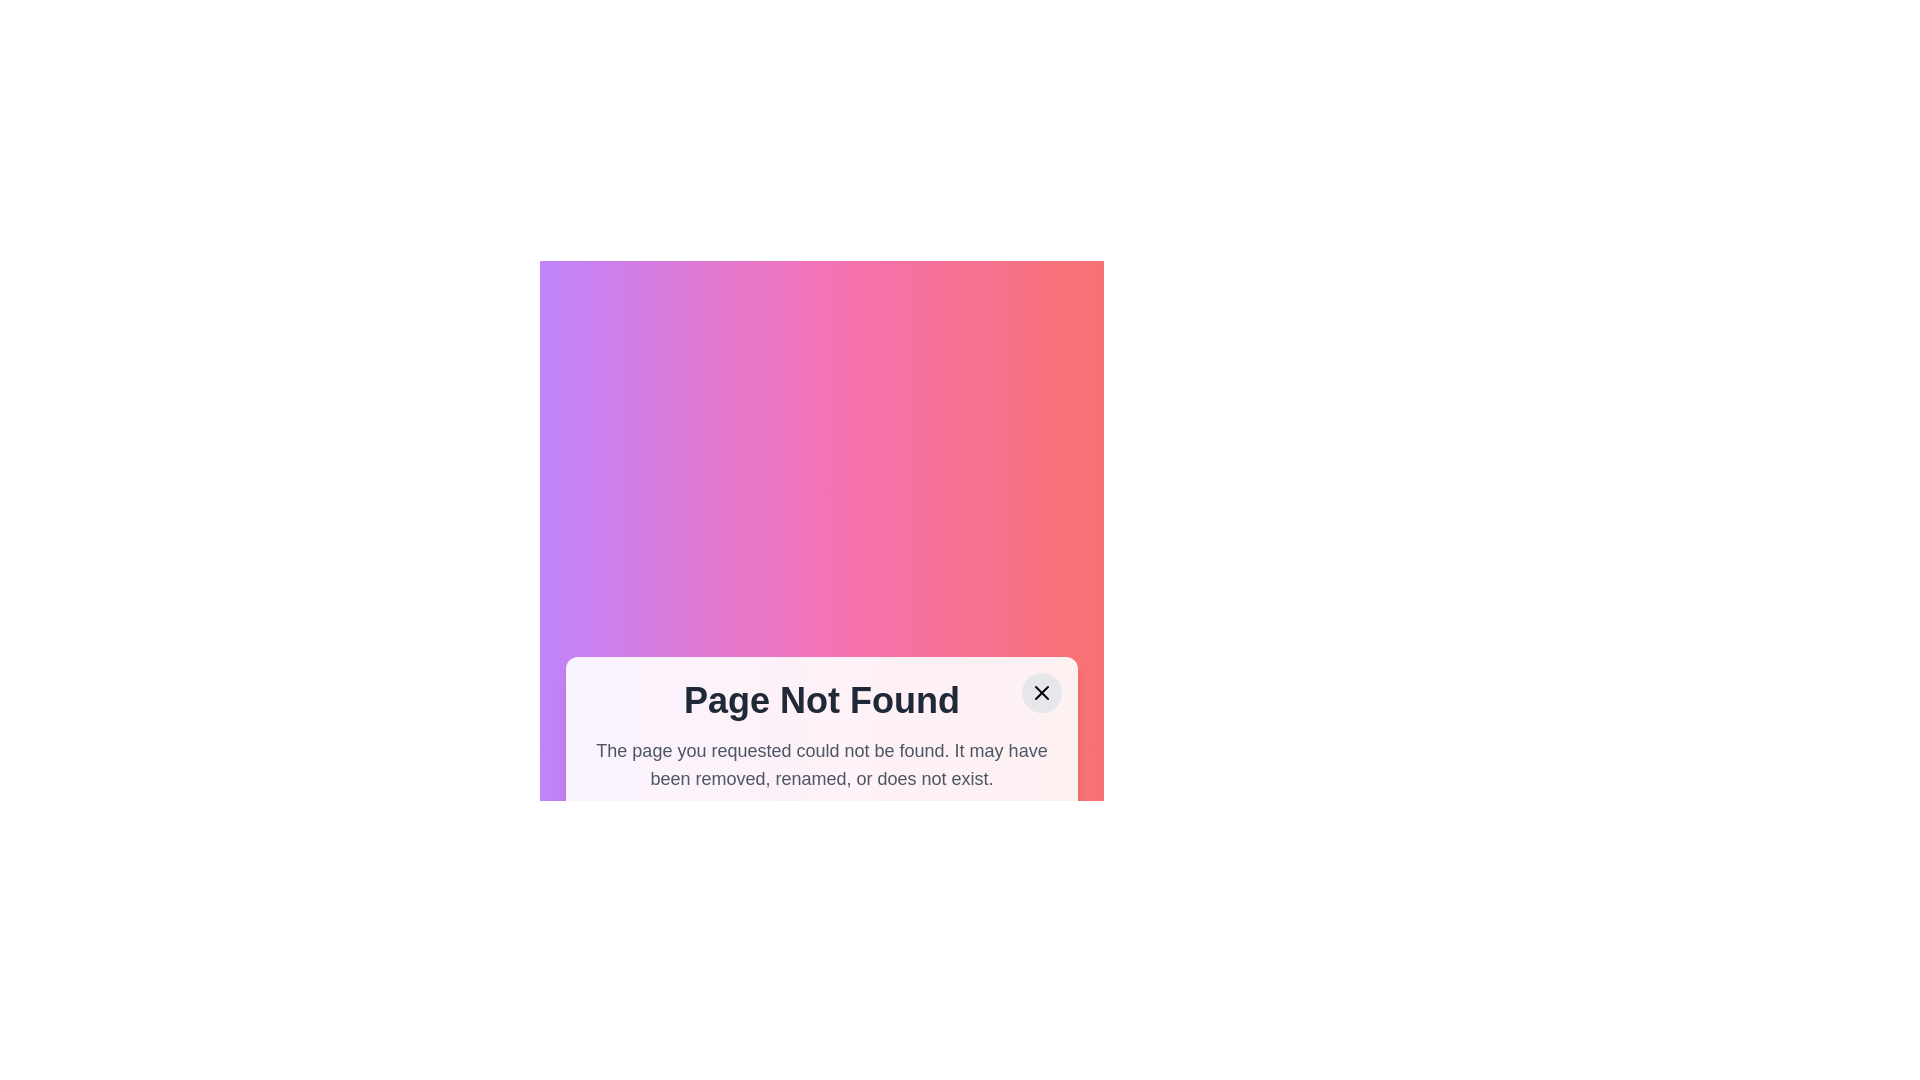  I want to click on error message text label located below the 'Page Not Found' header and above the buttons 'Go to Home' and 'Contact Us', so click(821, 763).